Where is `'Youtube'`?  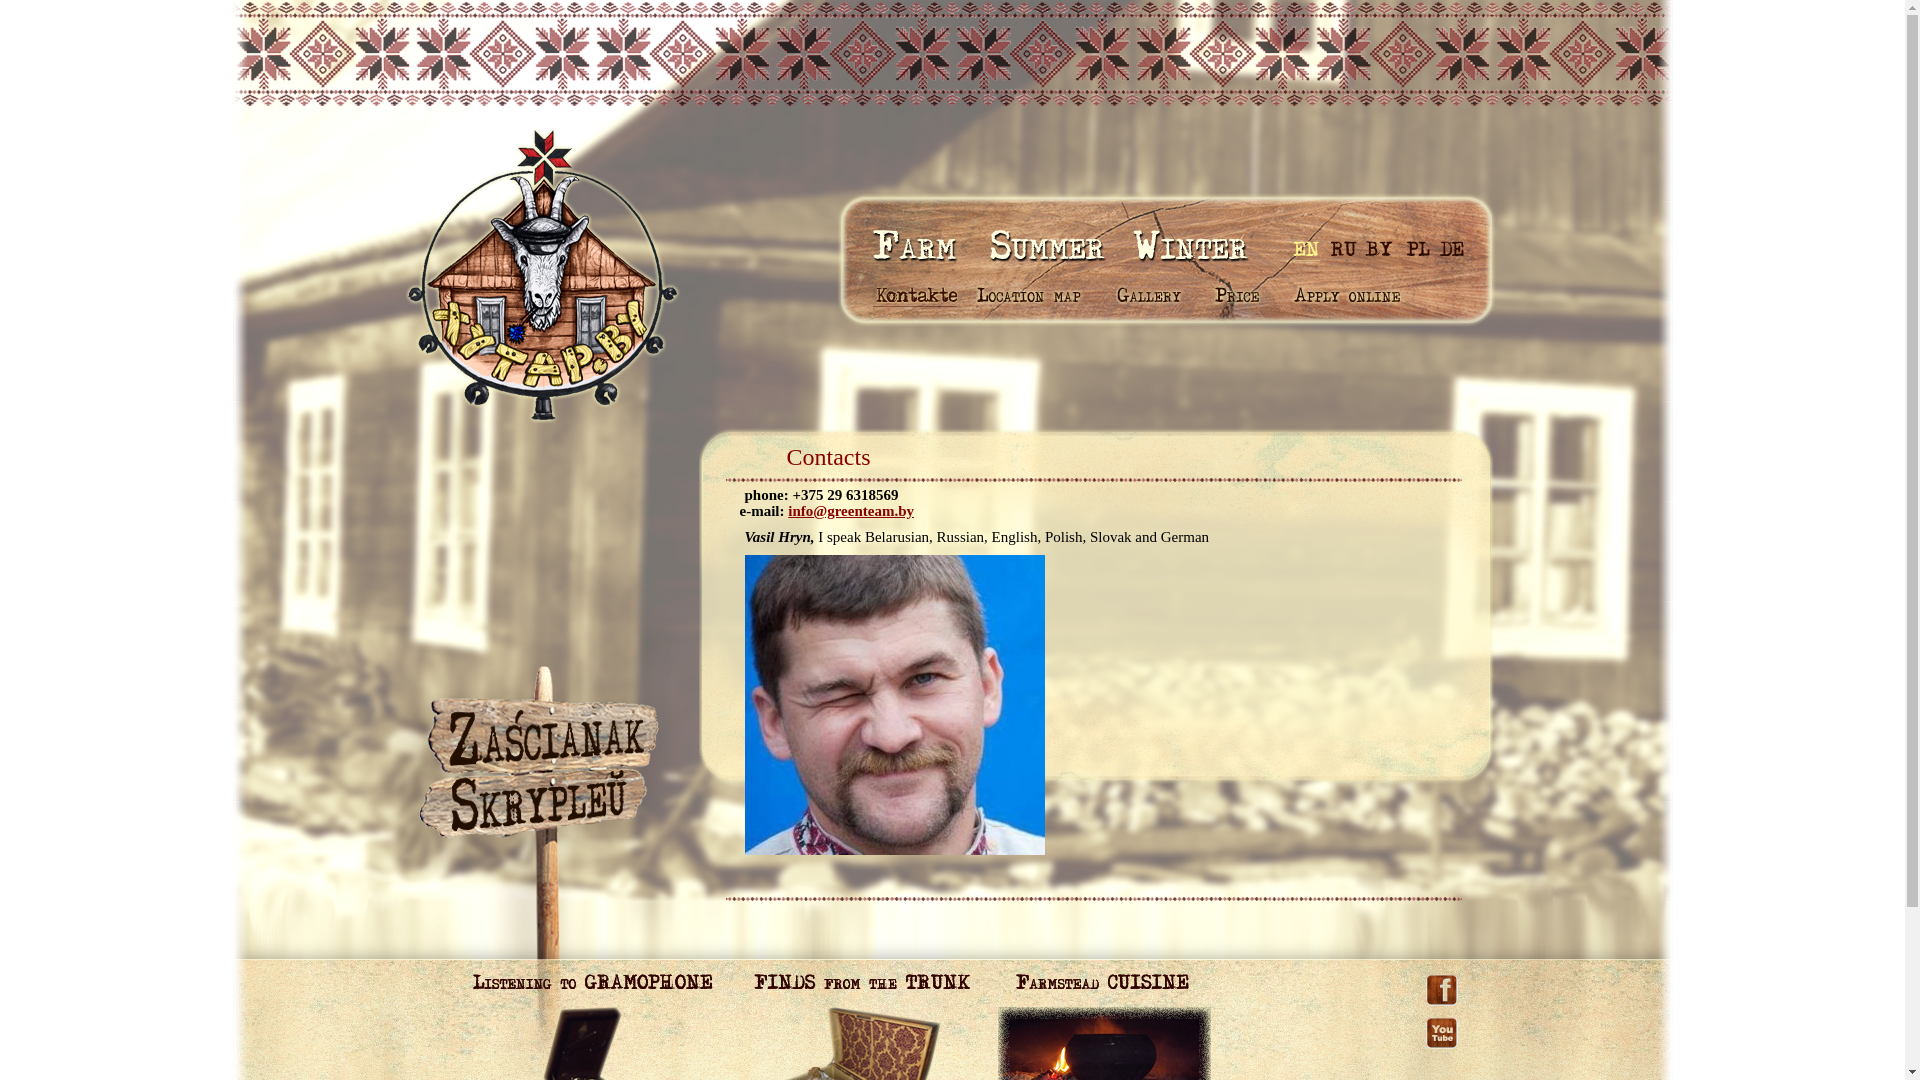 'Youtube' is located at coordinates (1424, 1015).